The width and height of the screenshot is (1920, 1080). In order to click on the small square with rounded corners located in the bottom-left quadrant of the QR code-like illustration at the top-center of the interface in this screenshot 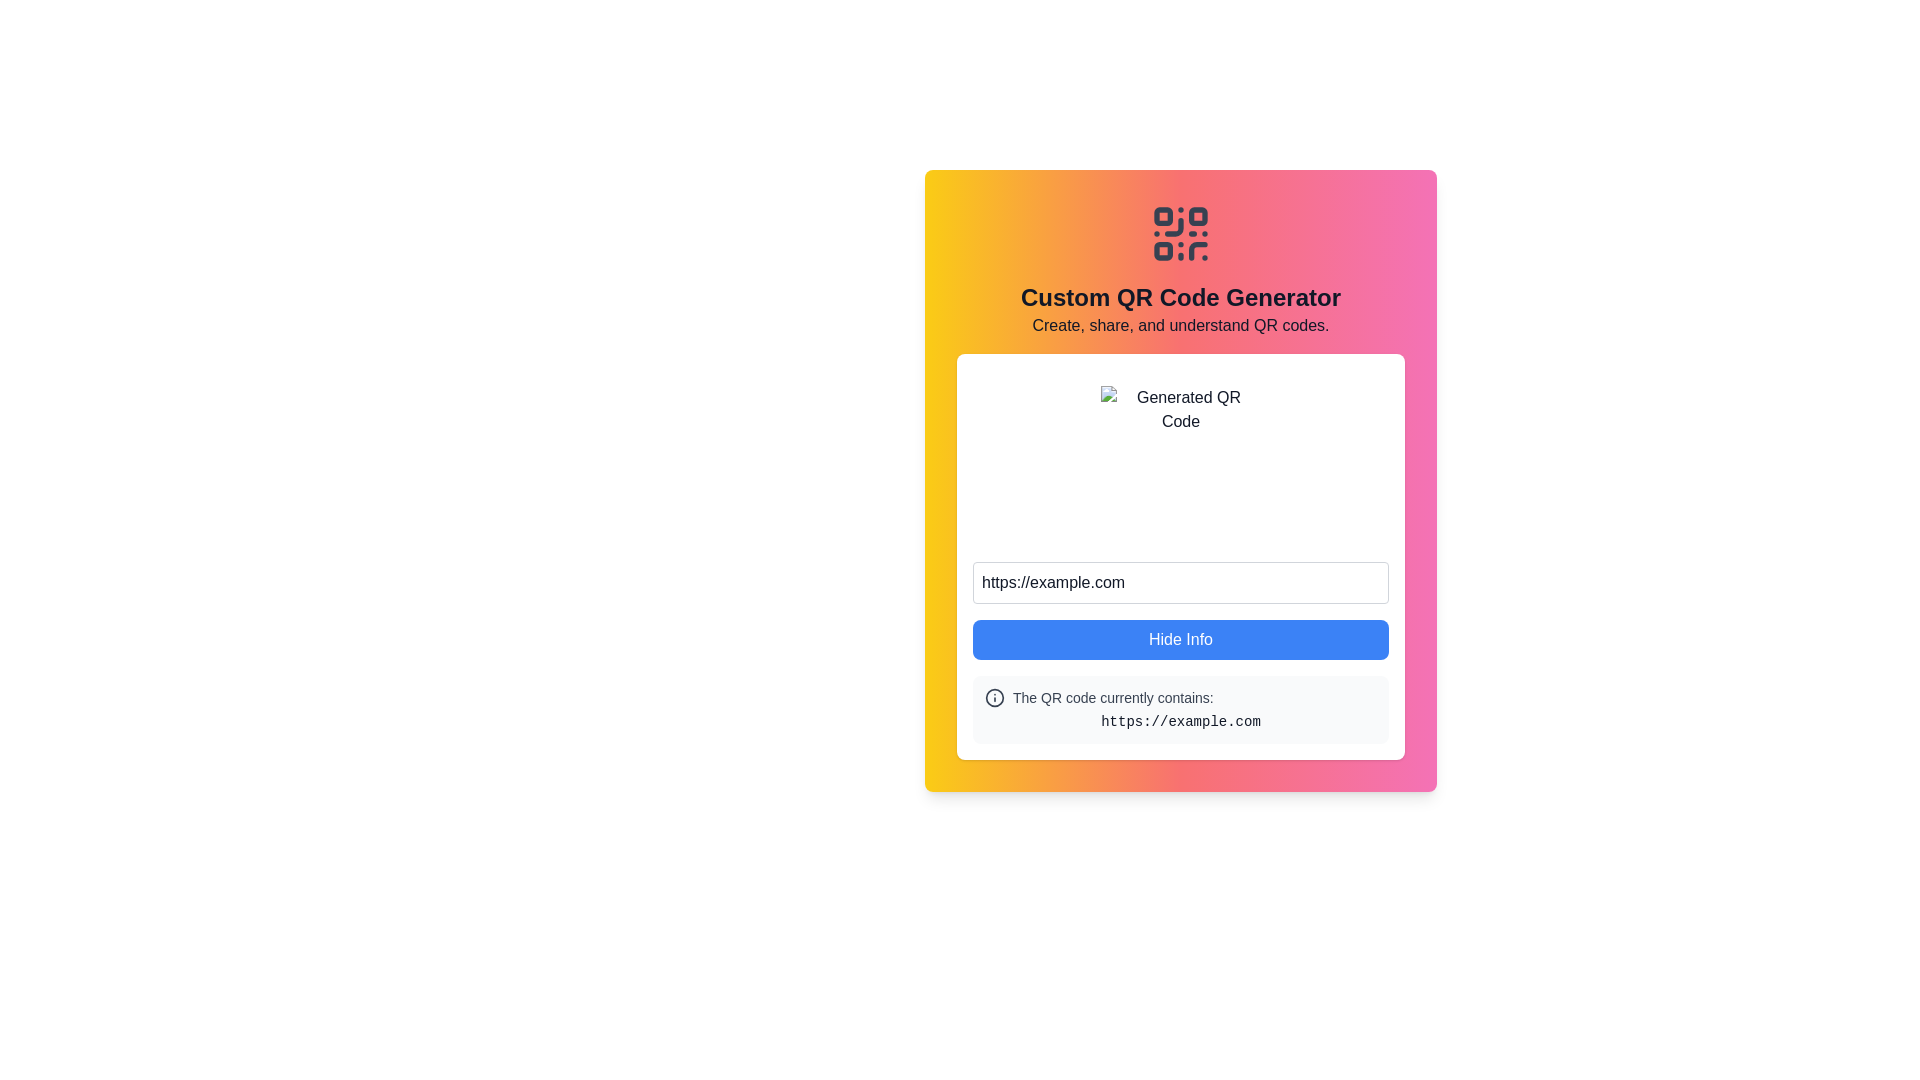, I will do `click(1163, 250)`.